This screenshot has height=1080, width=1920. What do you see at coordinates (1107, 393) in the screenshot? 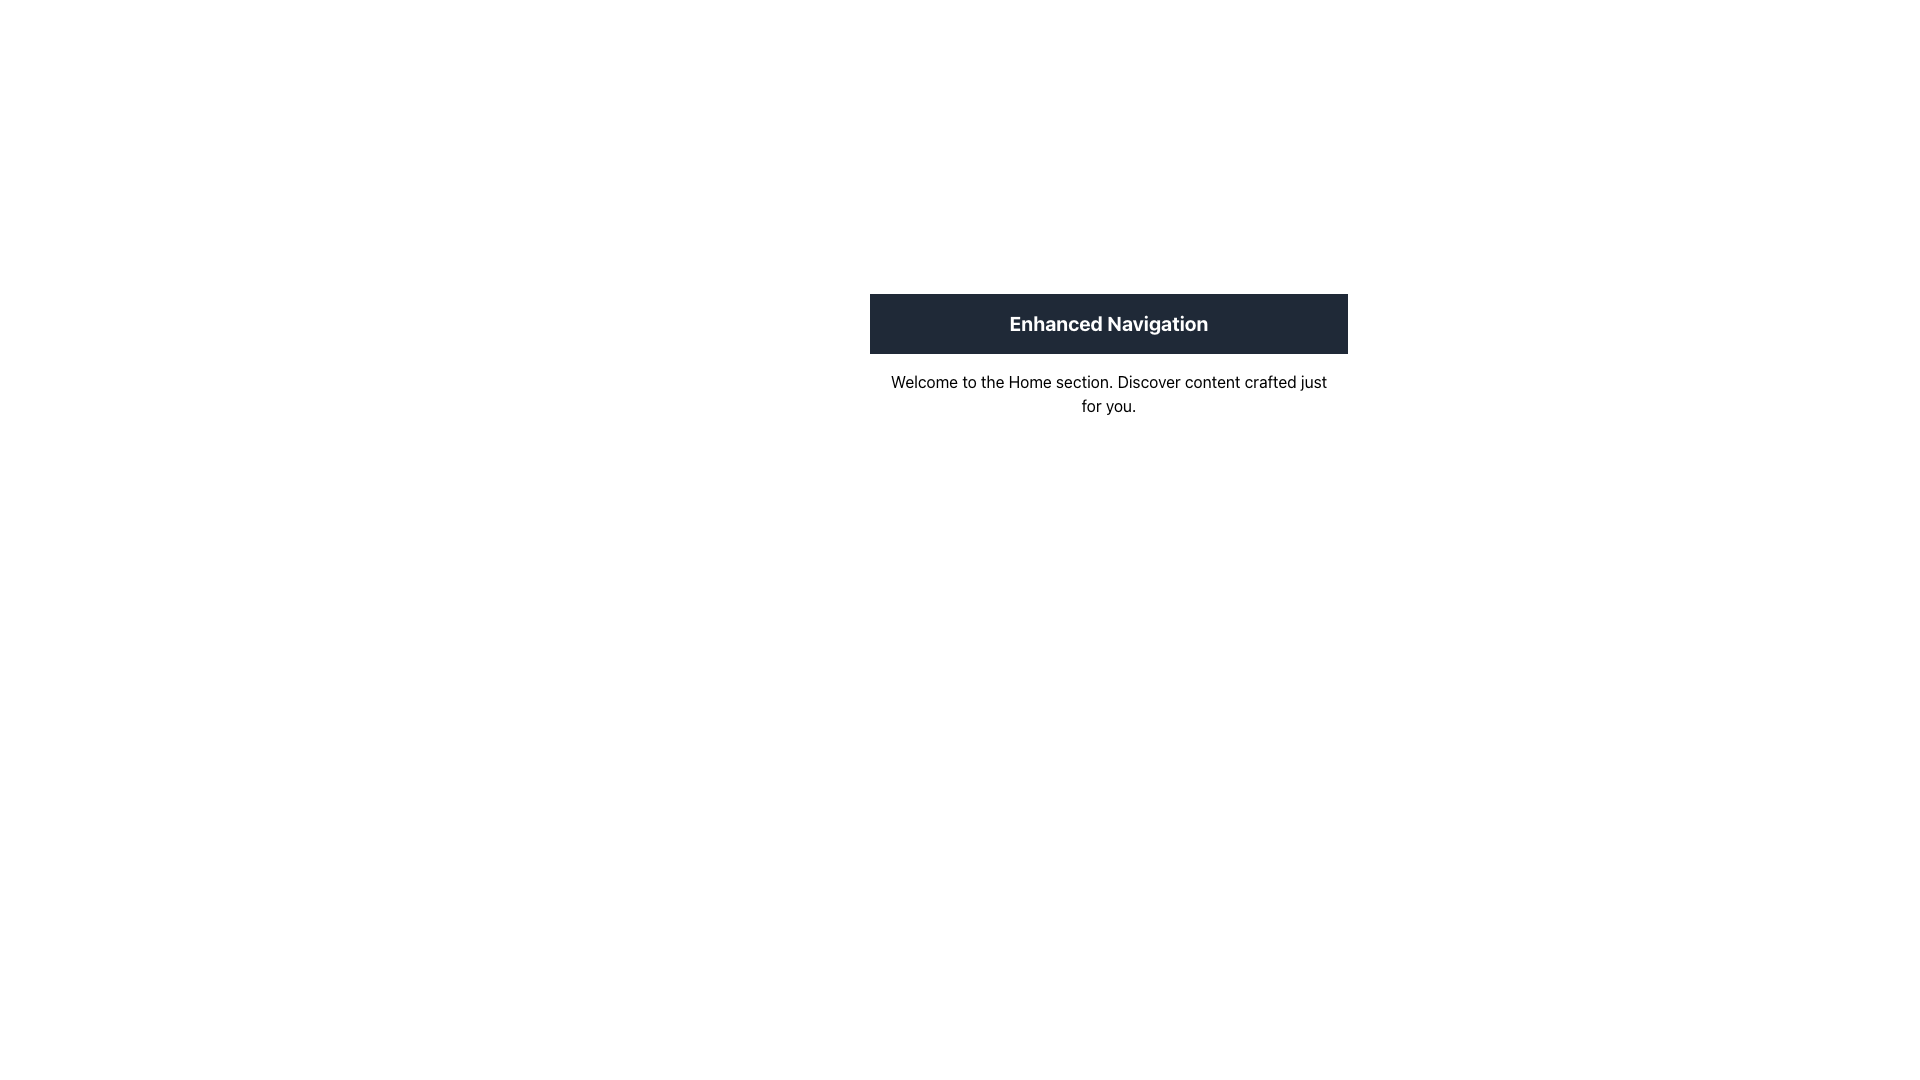
I see `text content of the Static Text Block that says 'Welcome to the Home section. Discover content crafted just for you.' which is located directly beneath the 'Enhanced Navigation' element` at bounding box center [1107, 393].